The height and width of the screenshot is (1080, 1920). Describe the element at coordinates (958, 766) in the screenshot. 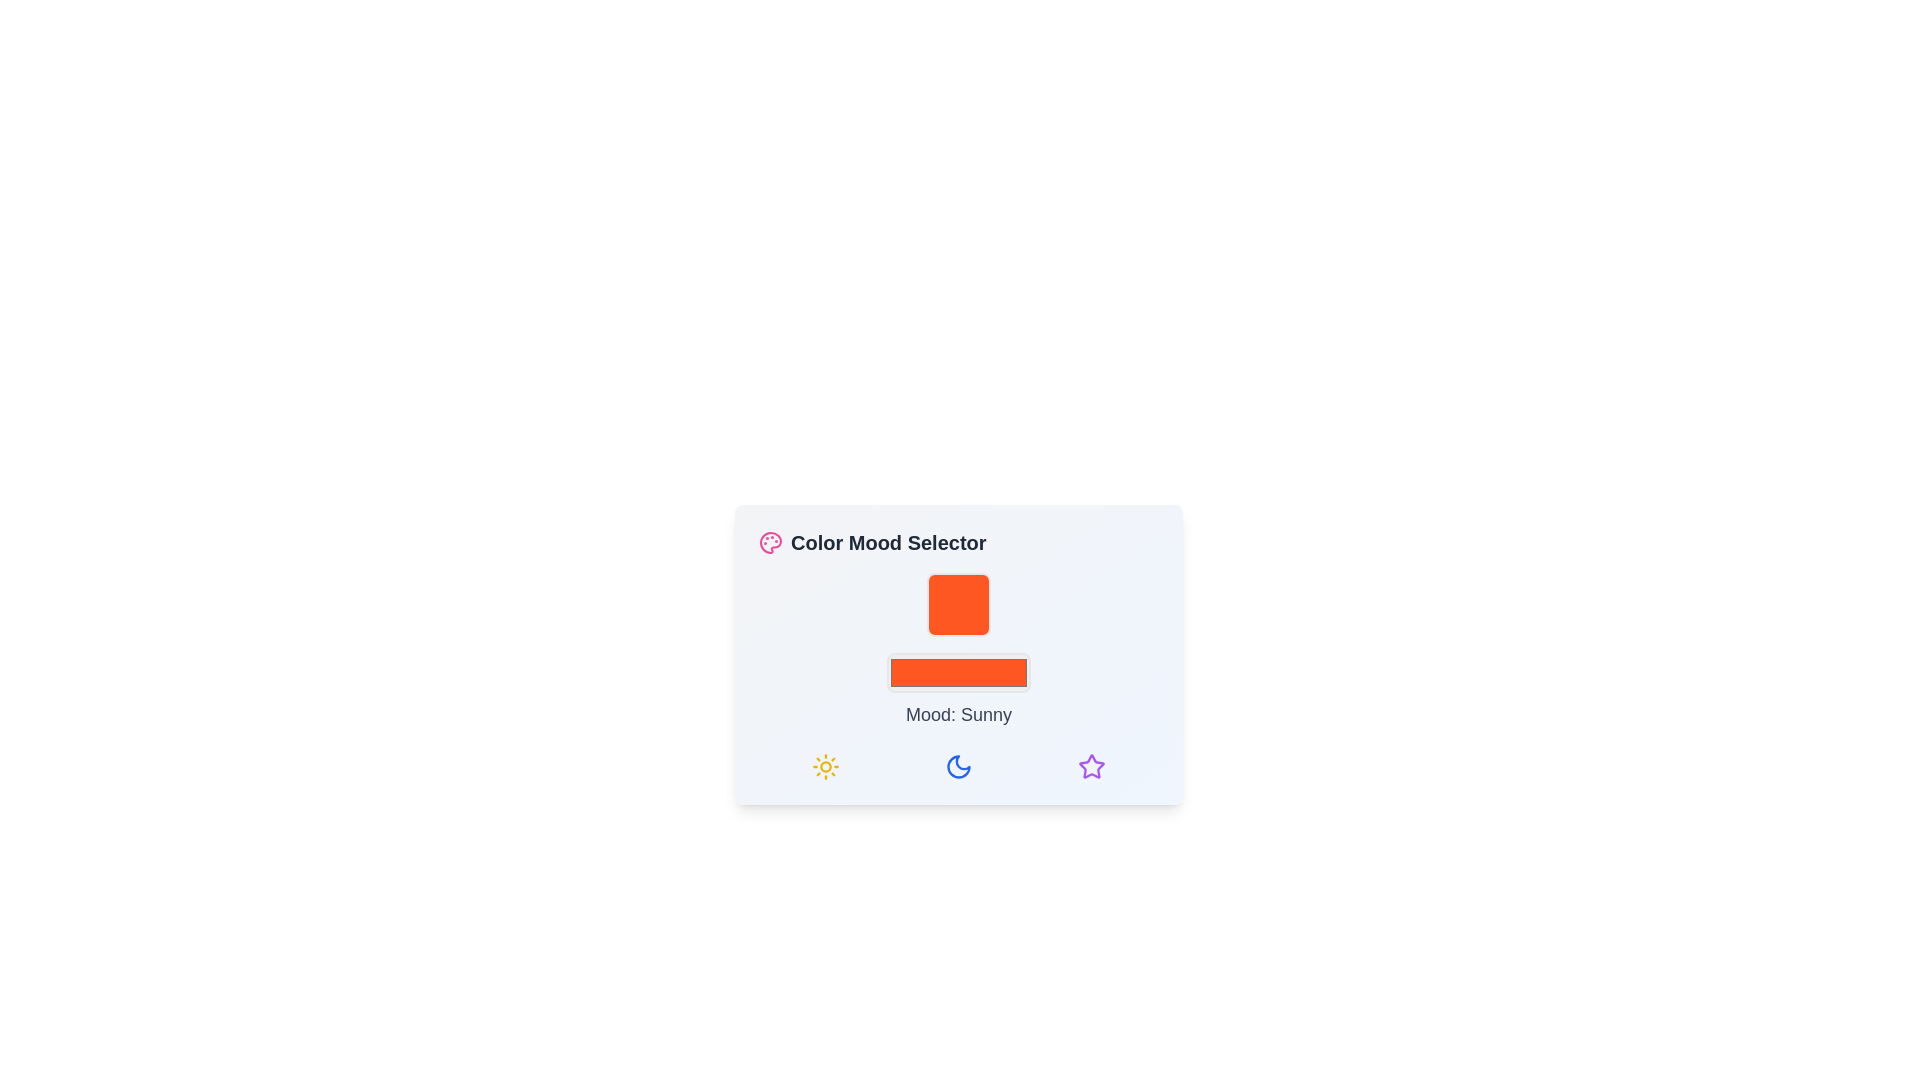

I see `the middle SVG icon that indicates a nighttime or calm mood, which is located at the bottom center of the interface, flanked by a sun icon on the left and a star icon on the right` at that location.